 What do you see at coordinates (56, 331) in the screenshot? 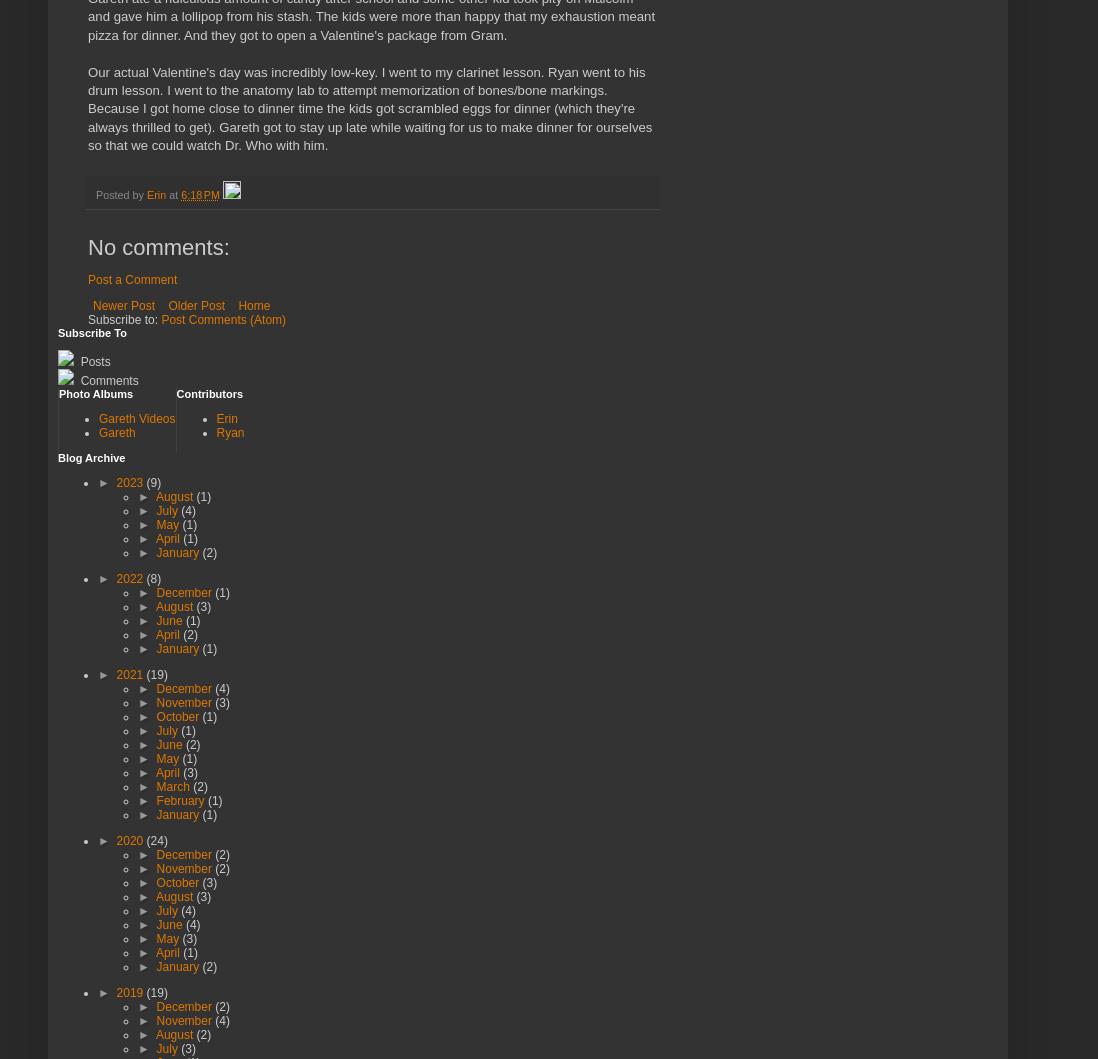
I see `'Subscribe To'` at bounding box center [56, 331].